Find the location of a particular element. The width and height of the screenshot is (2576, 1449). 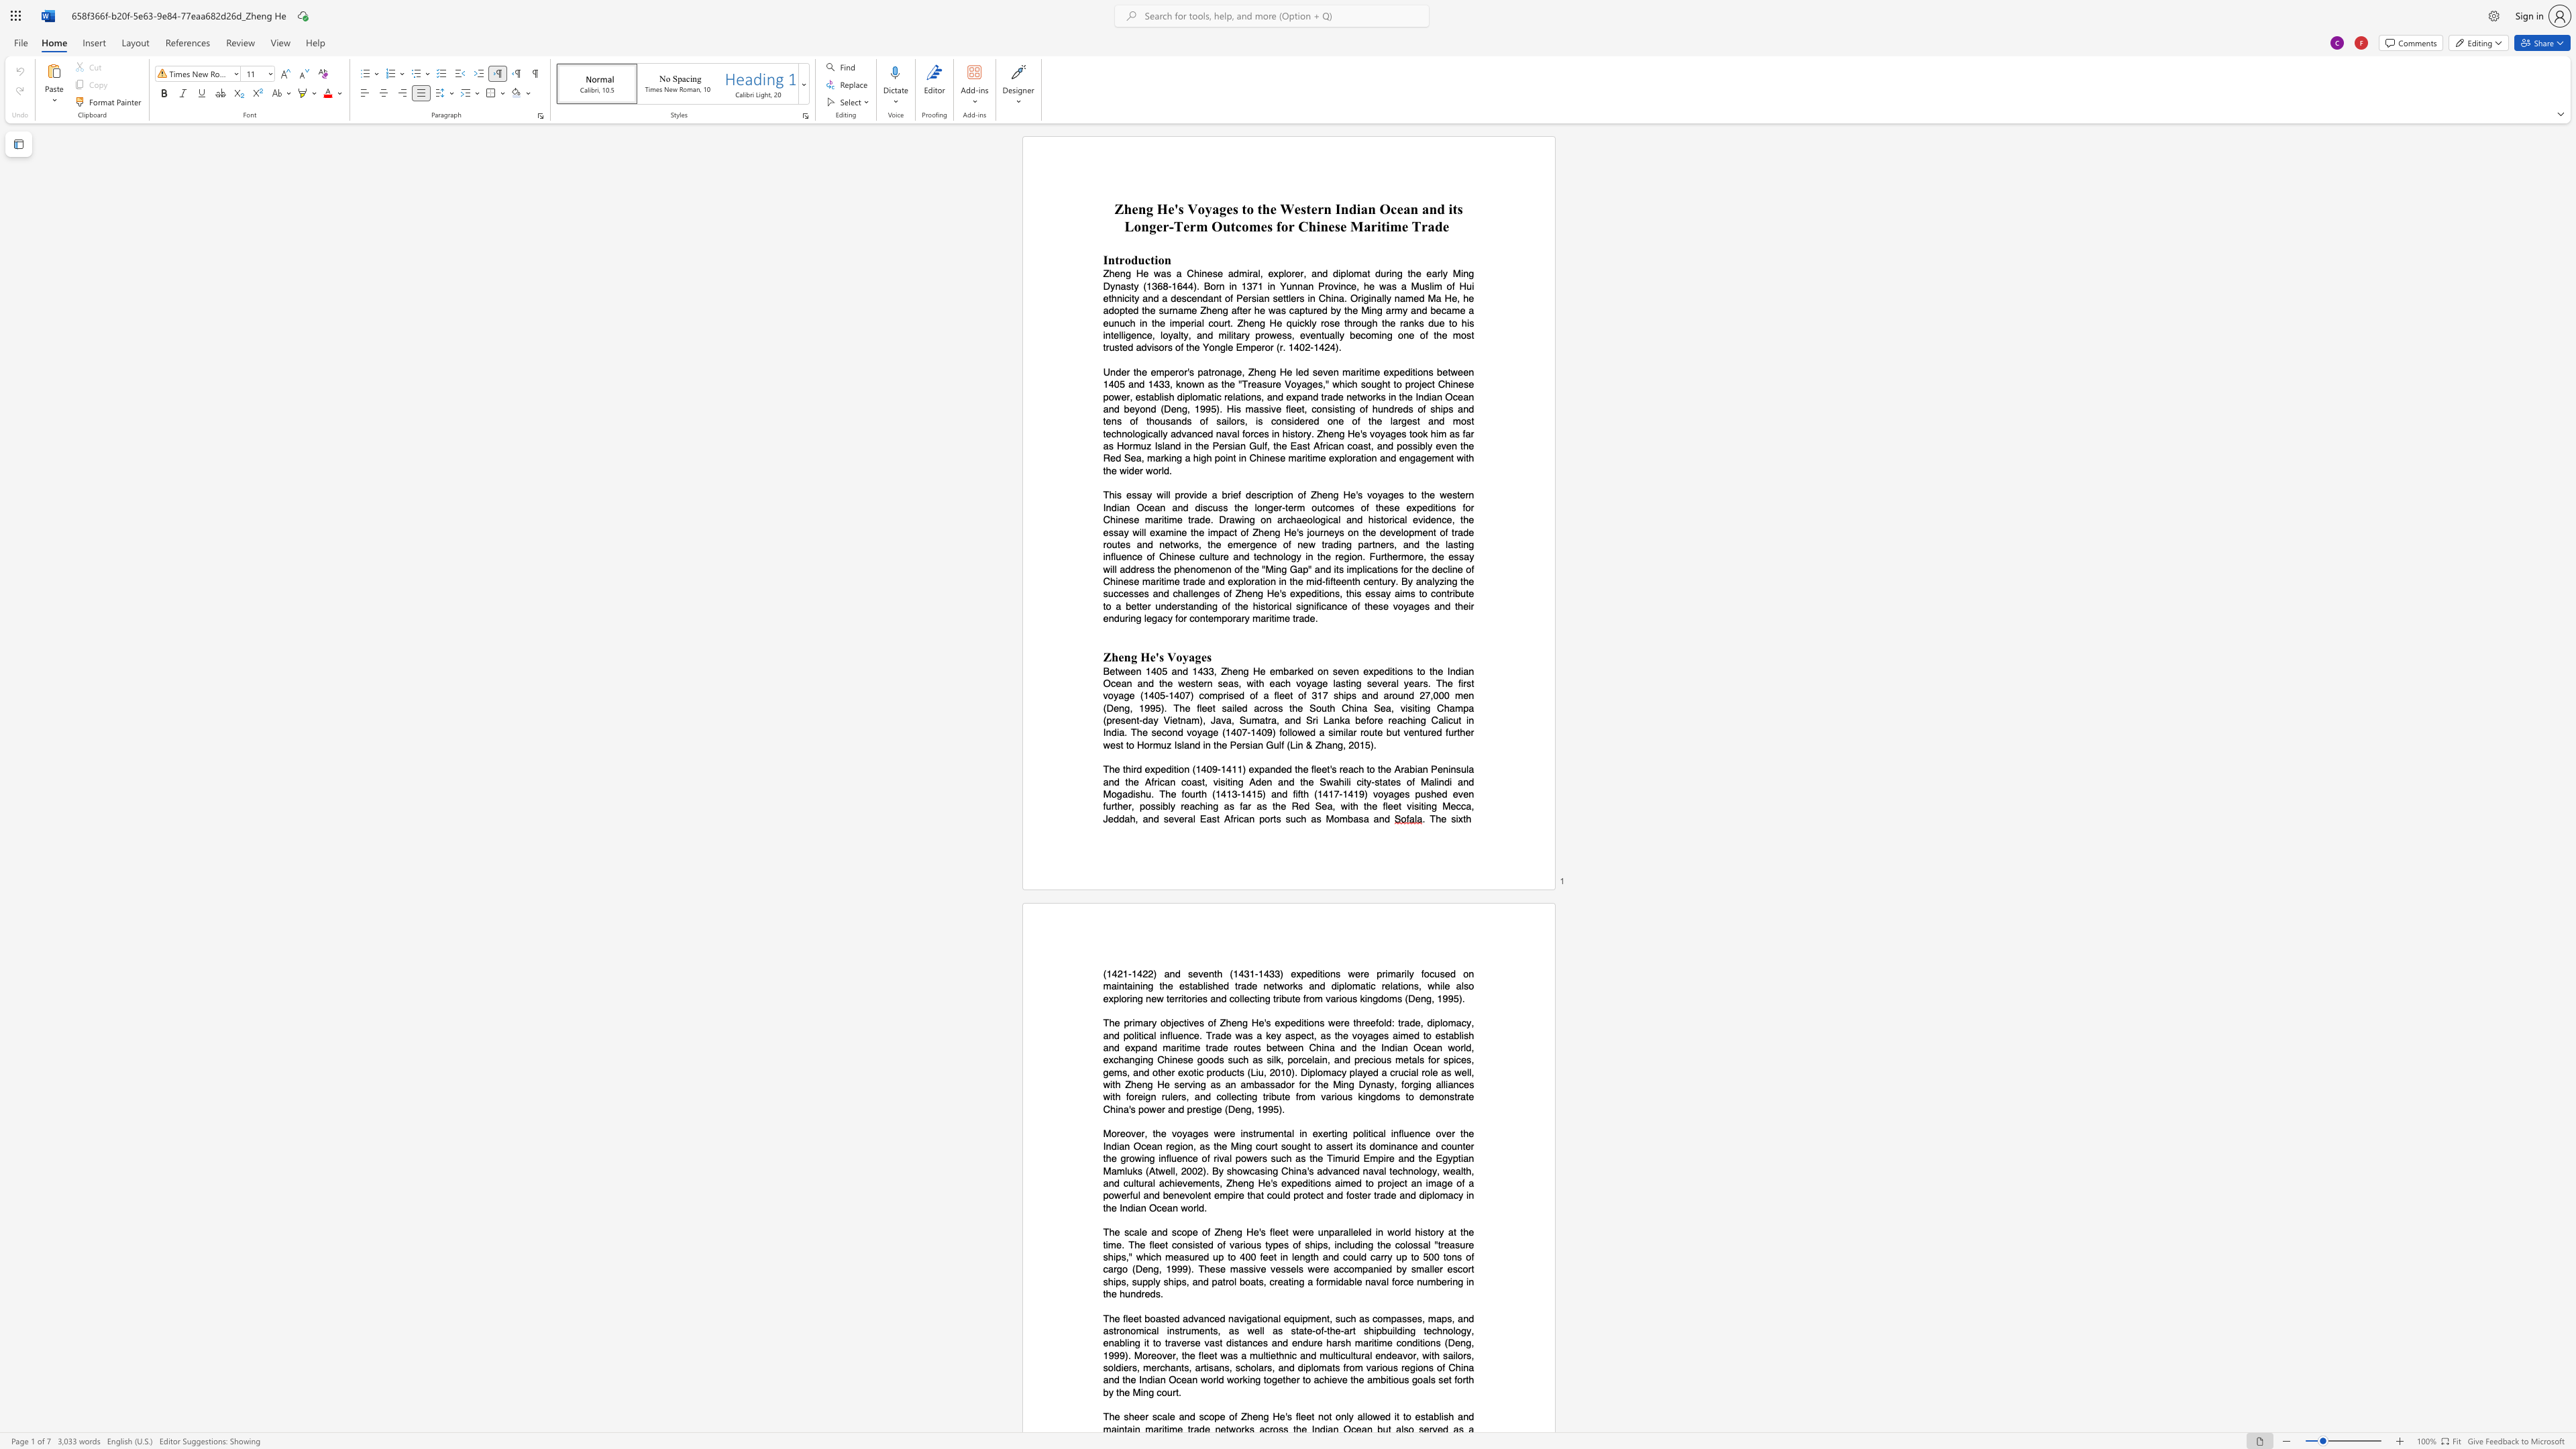

the space between the continuous character "H" and "e" in the text is located at coordinates (1148, 656).